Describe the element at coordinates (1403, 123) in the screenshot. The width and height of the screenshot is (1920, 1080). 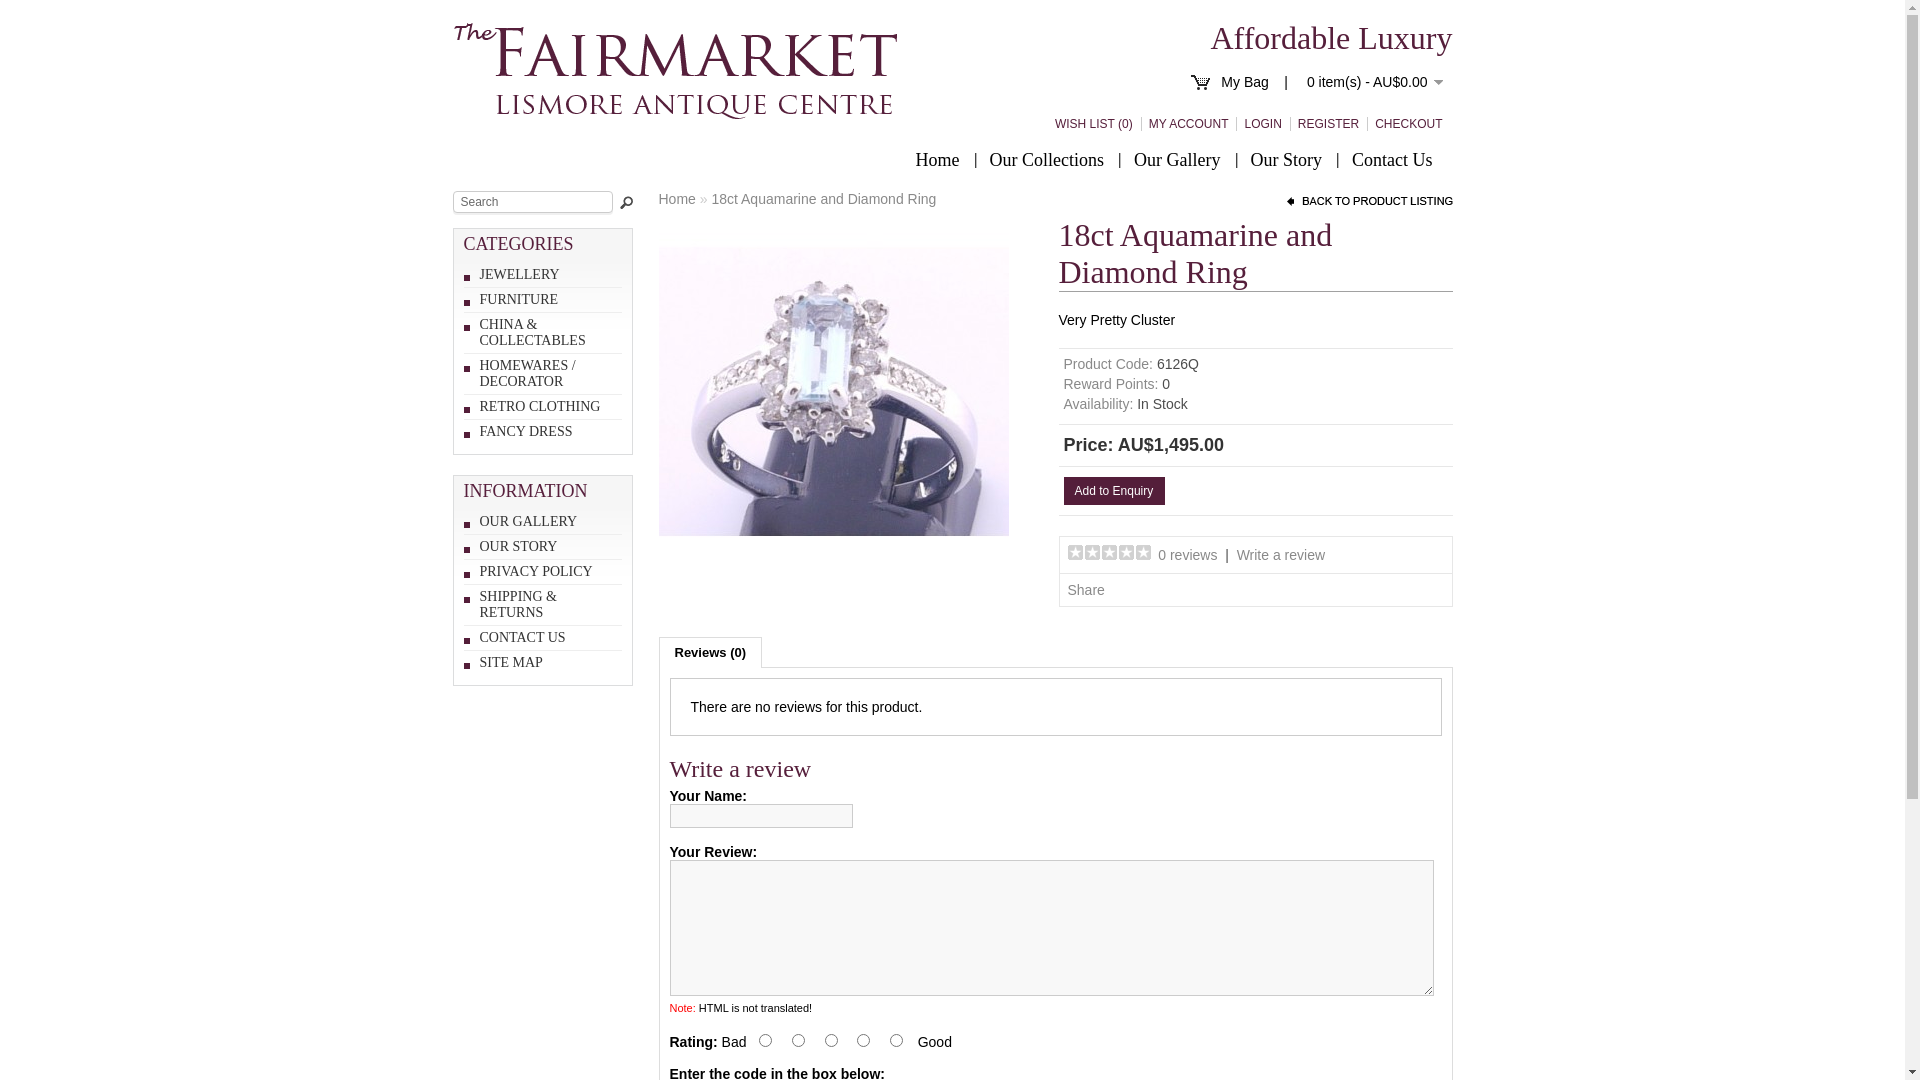
I see `'CHECKOUT'` at that location.